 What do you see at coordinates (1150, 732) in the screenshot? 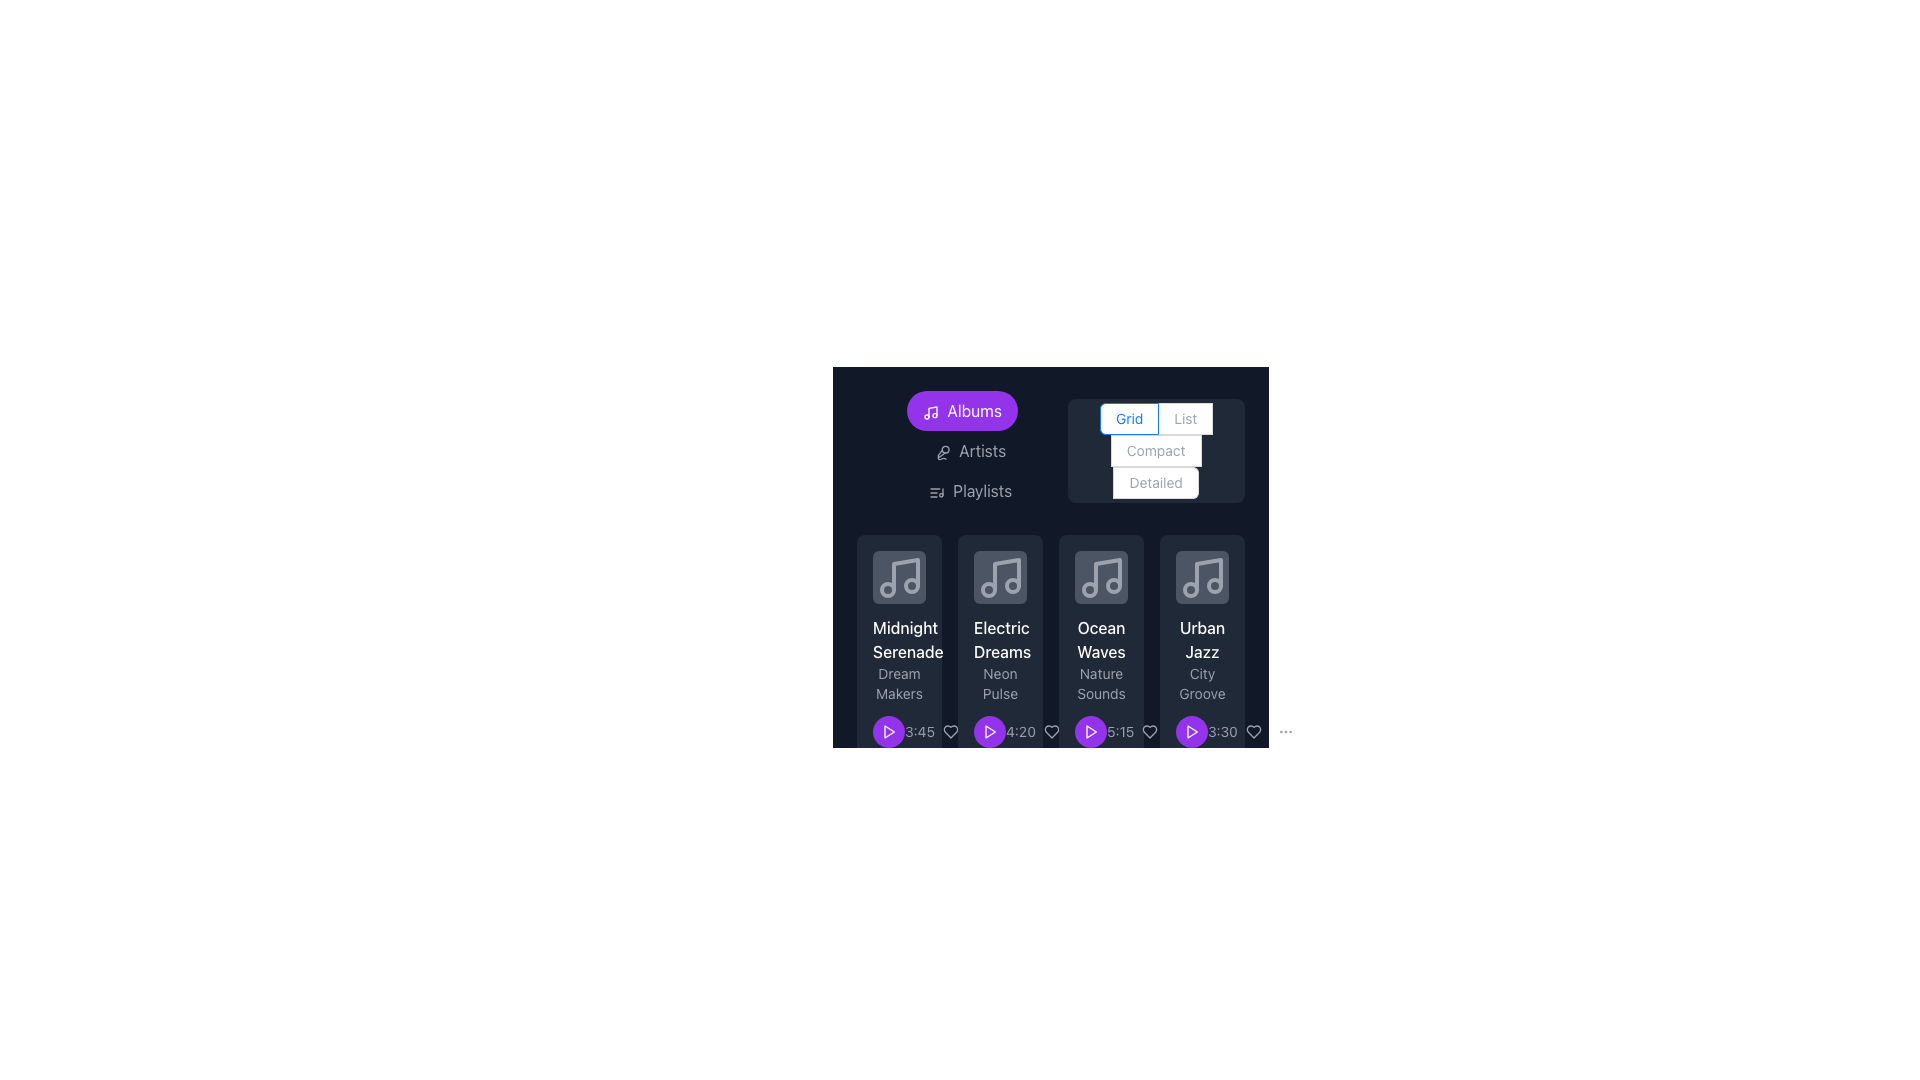
I see `the favorite button below the 'Ocean Waves' music item to like it` at bounding box center [1150, 732].